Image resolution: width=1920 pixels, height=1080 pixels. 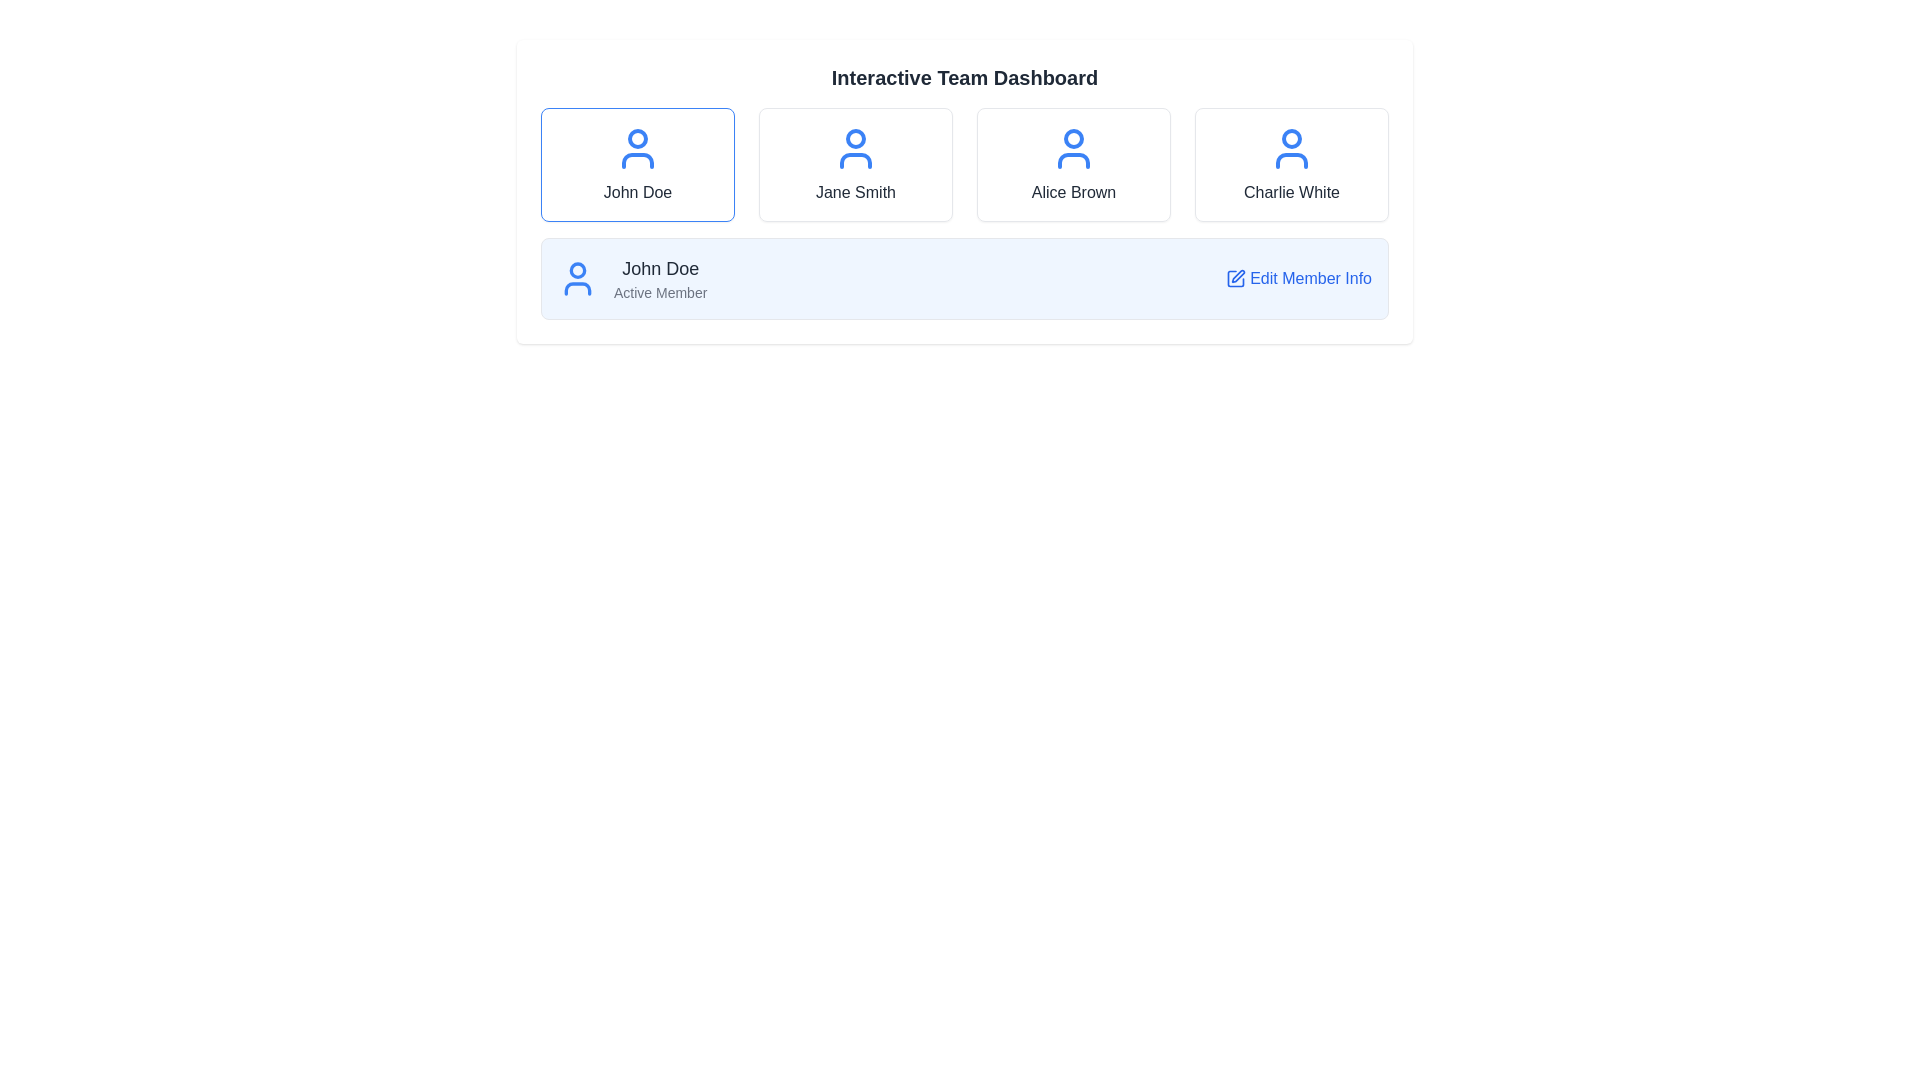 What do you see at coordinates (1291, 192) in the screenshot?
I see `the text label displaying the name 'Charlie White' associated with a user profile in the interactive team dashboard` at bounding box center [1291, 192].